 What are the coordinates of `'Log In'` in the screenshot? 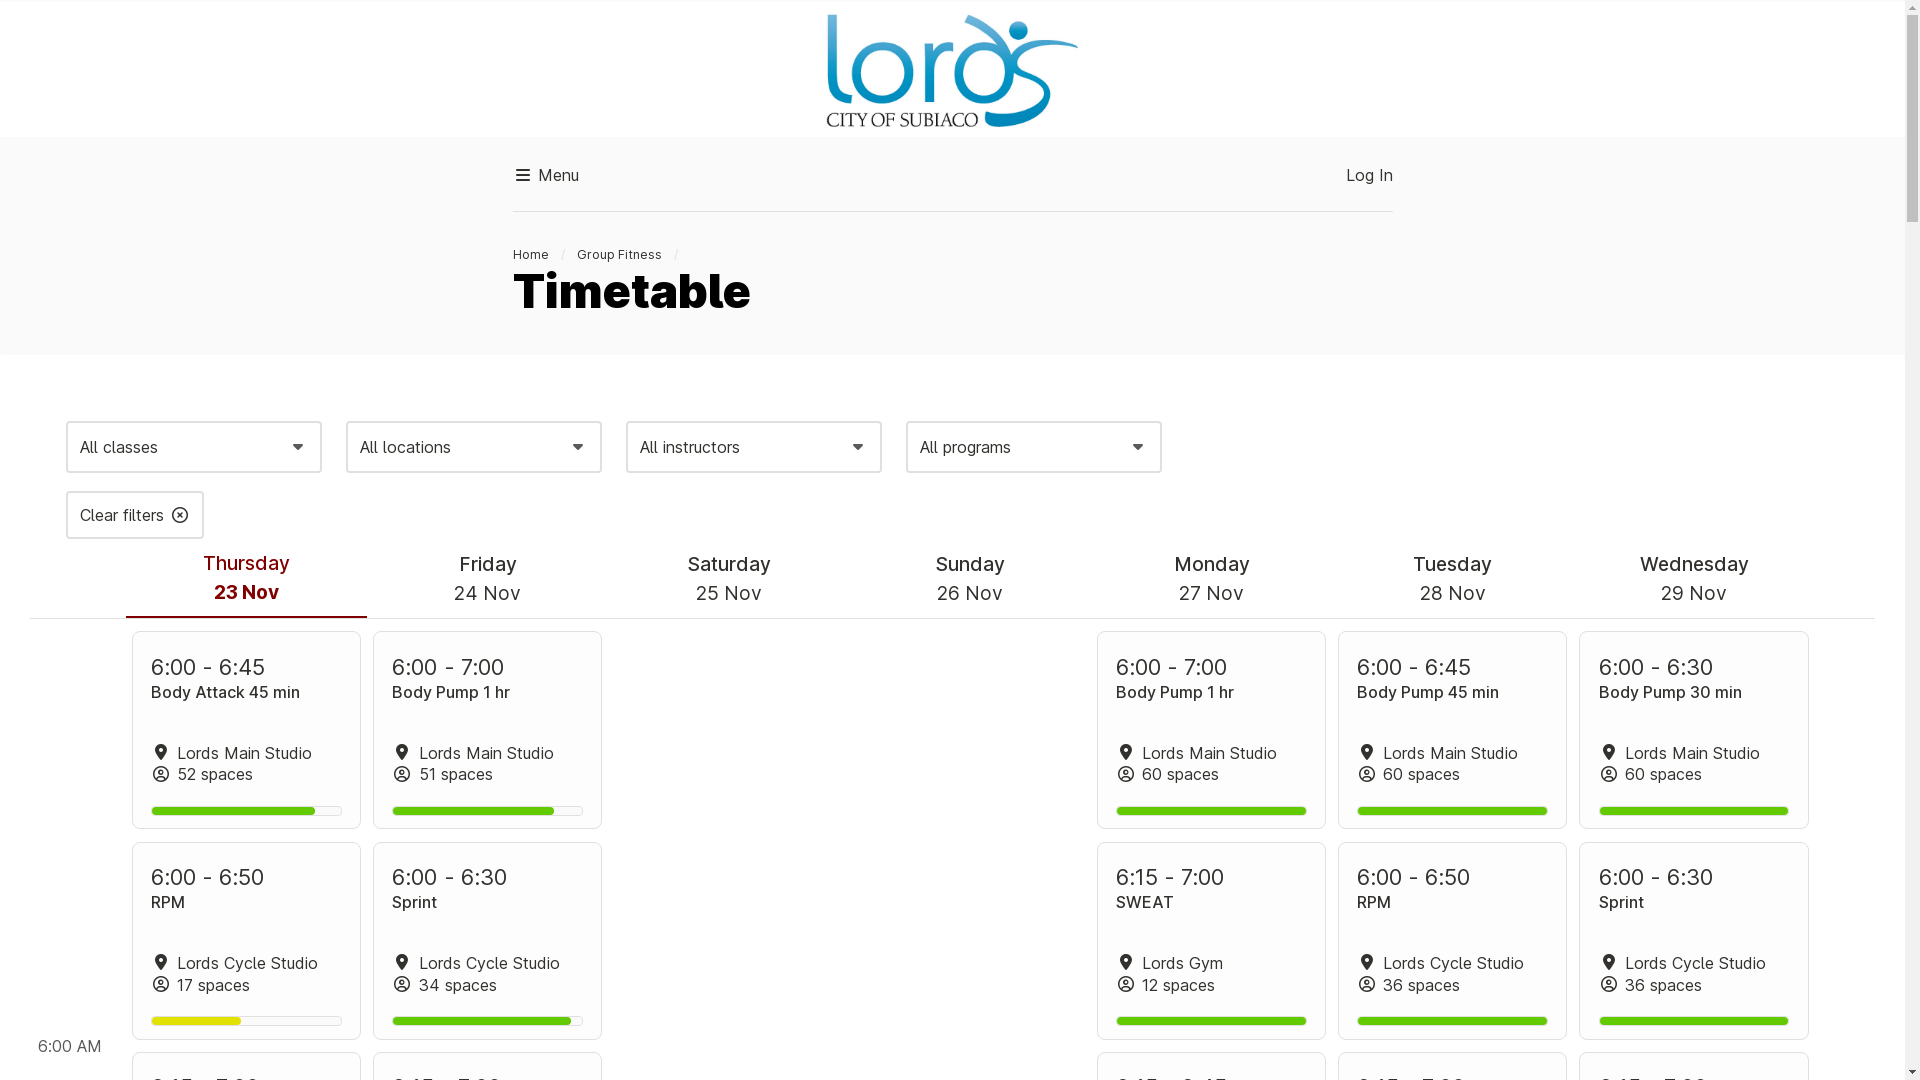 It's located at (1368, 173).